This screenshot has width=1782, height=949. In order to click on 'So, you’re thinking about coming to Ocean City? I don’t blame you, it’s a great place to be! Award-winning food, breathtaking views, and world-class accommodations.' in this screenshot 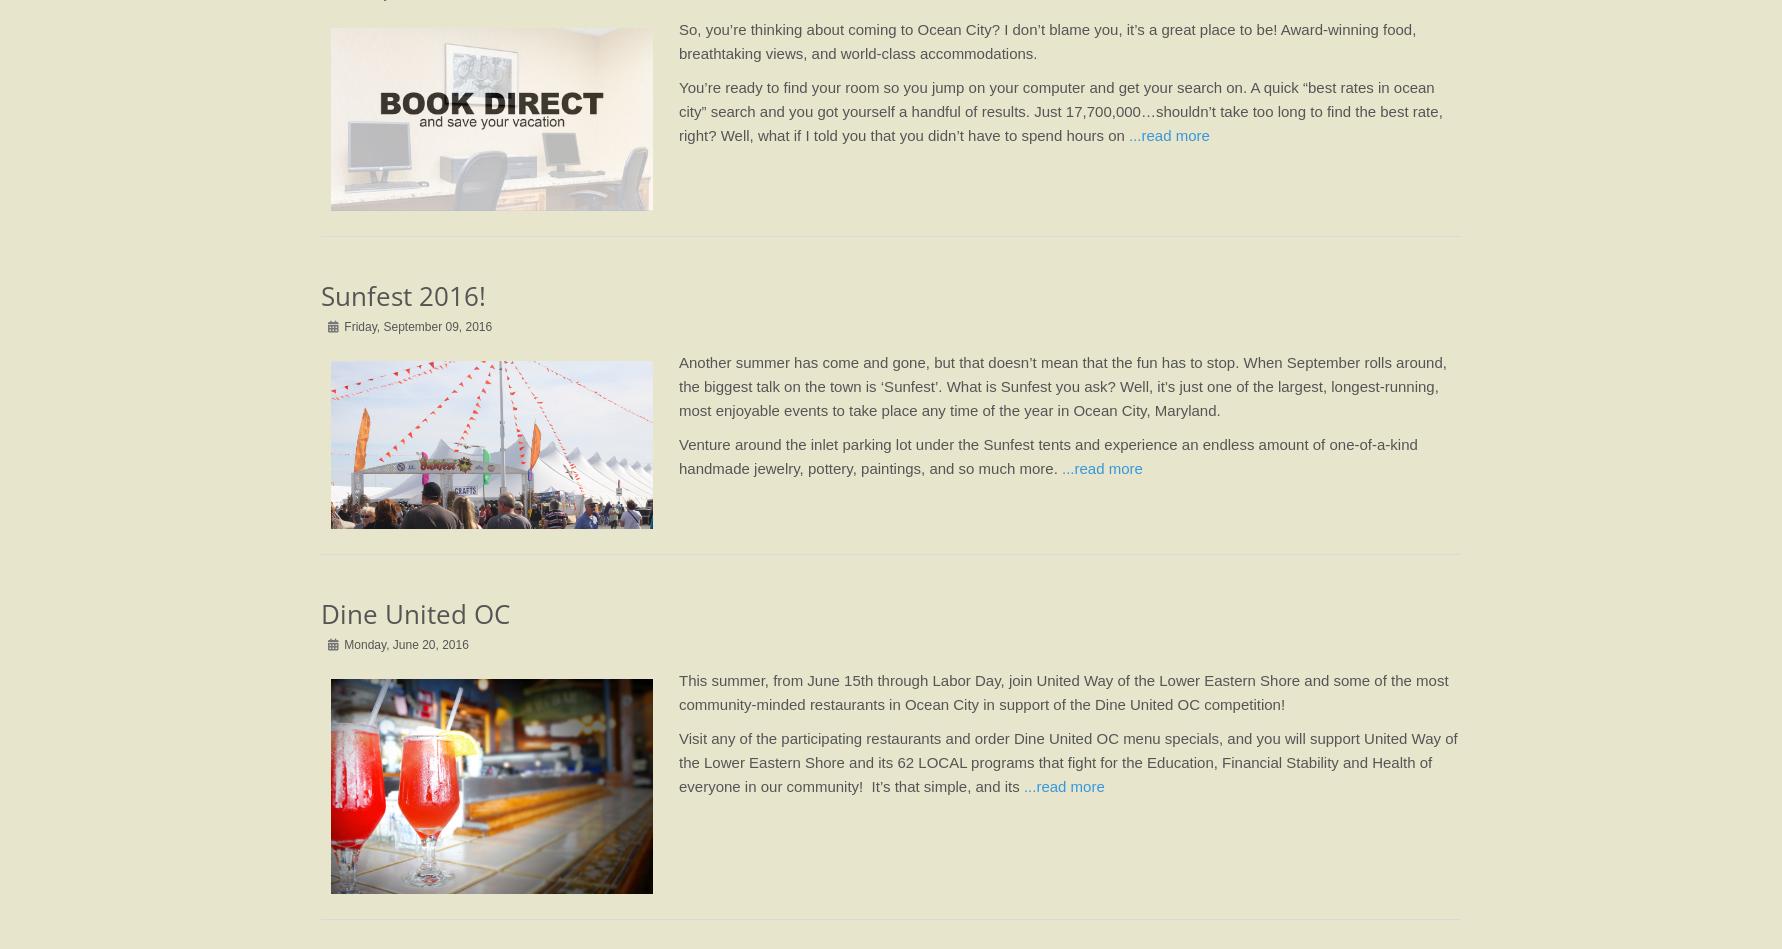, I will do `click(1046, 40)`.